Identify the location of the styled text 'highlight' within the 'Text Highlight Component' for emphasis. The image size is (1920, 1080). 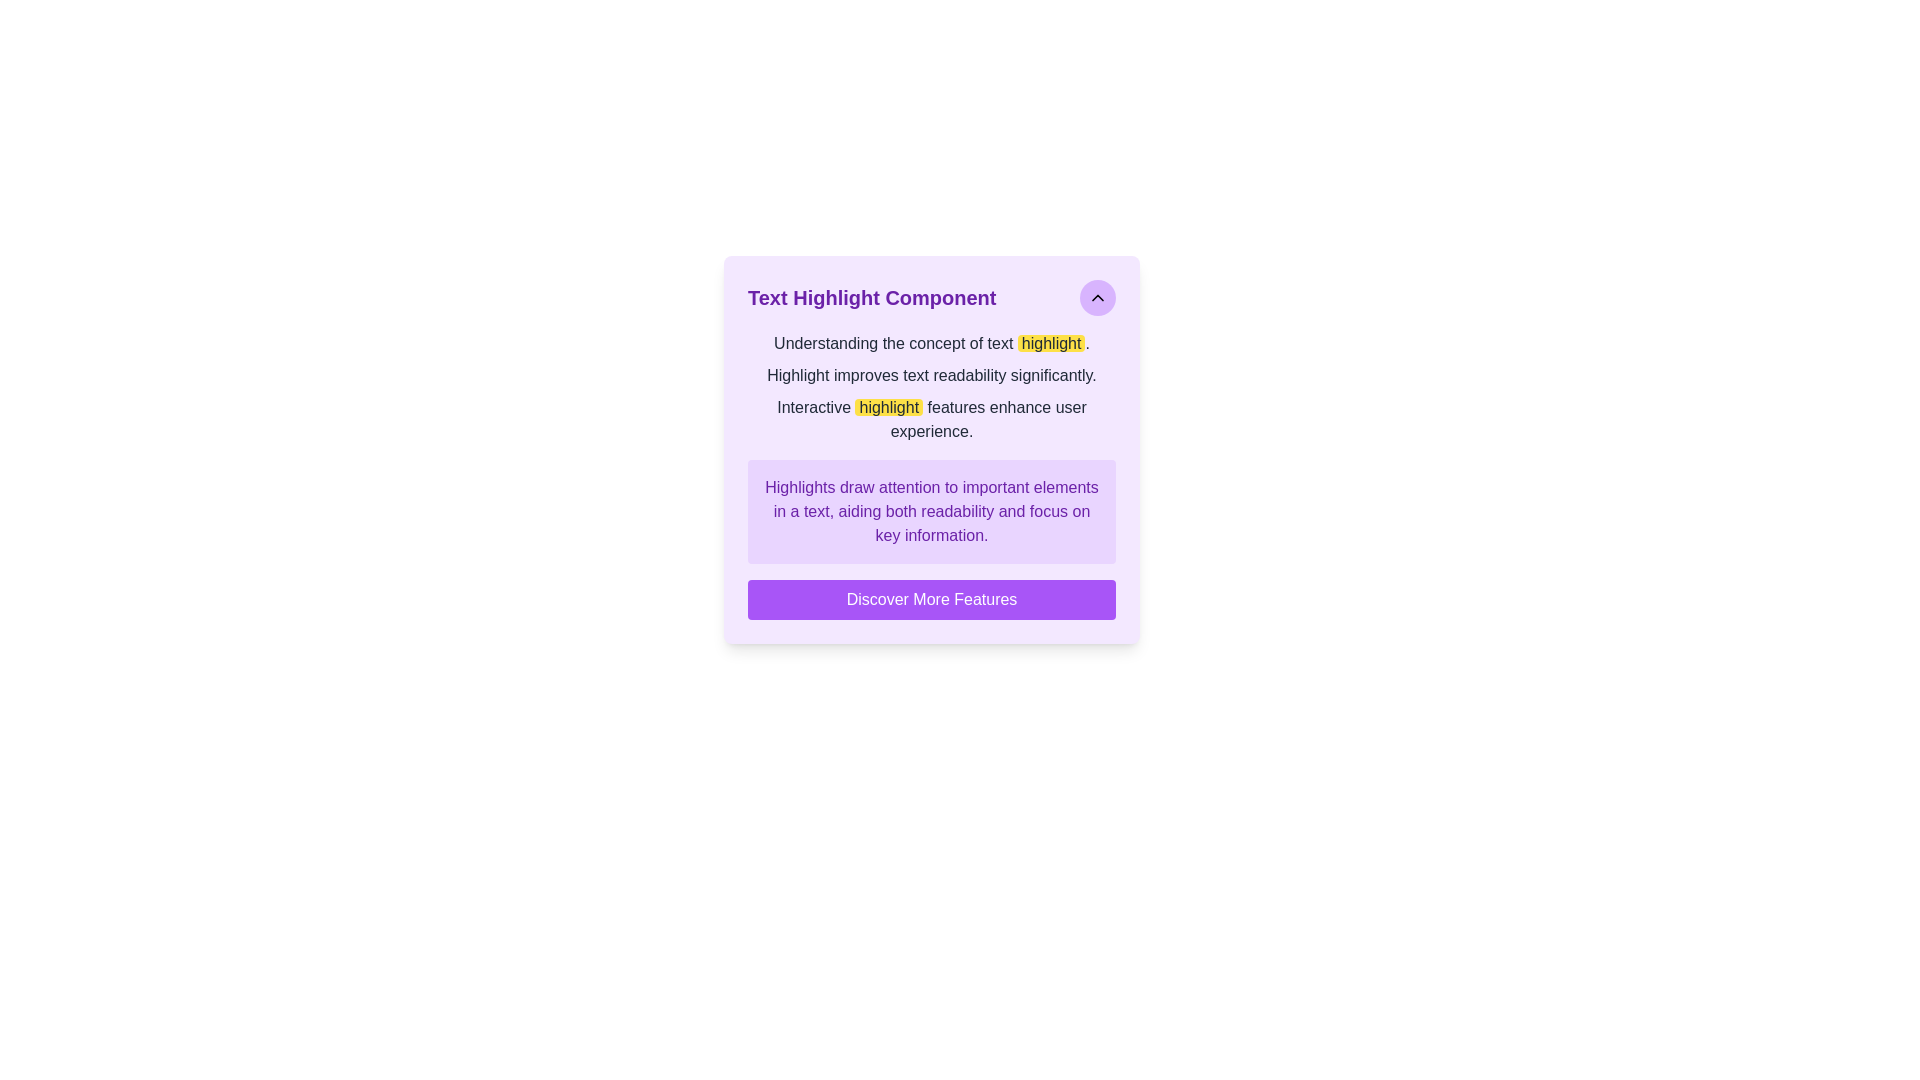
(888, 406).